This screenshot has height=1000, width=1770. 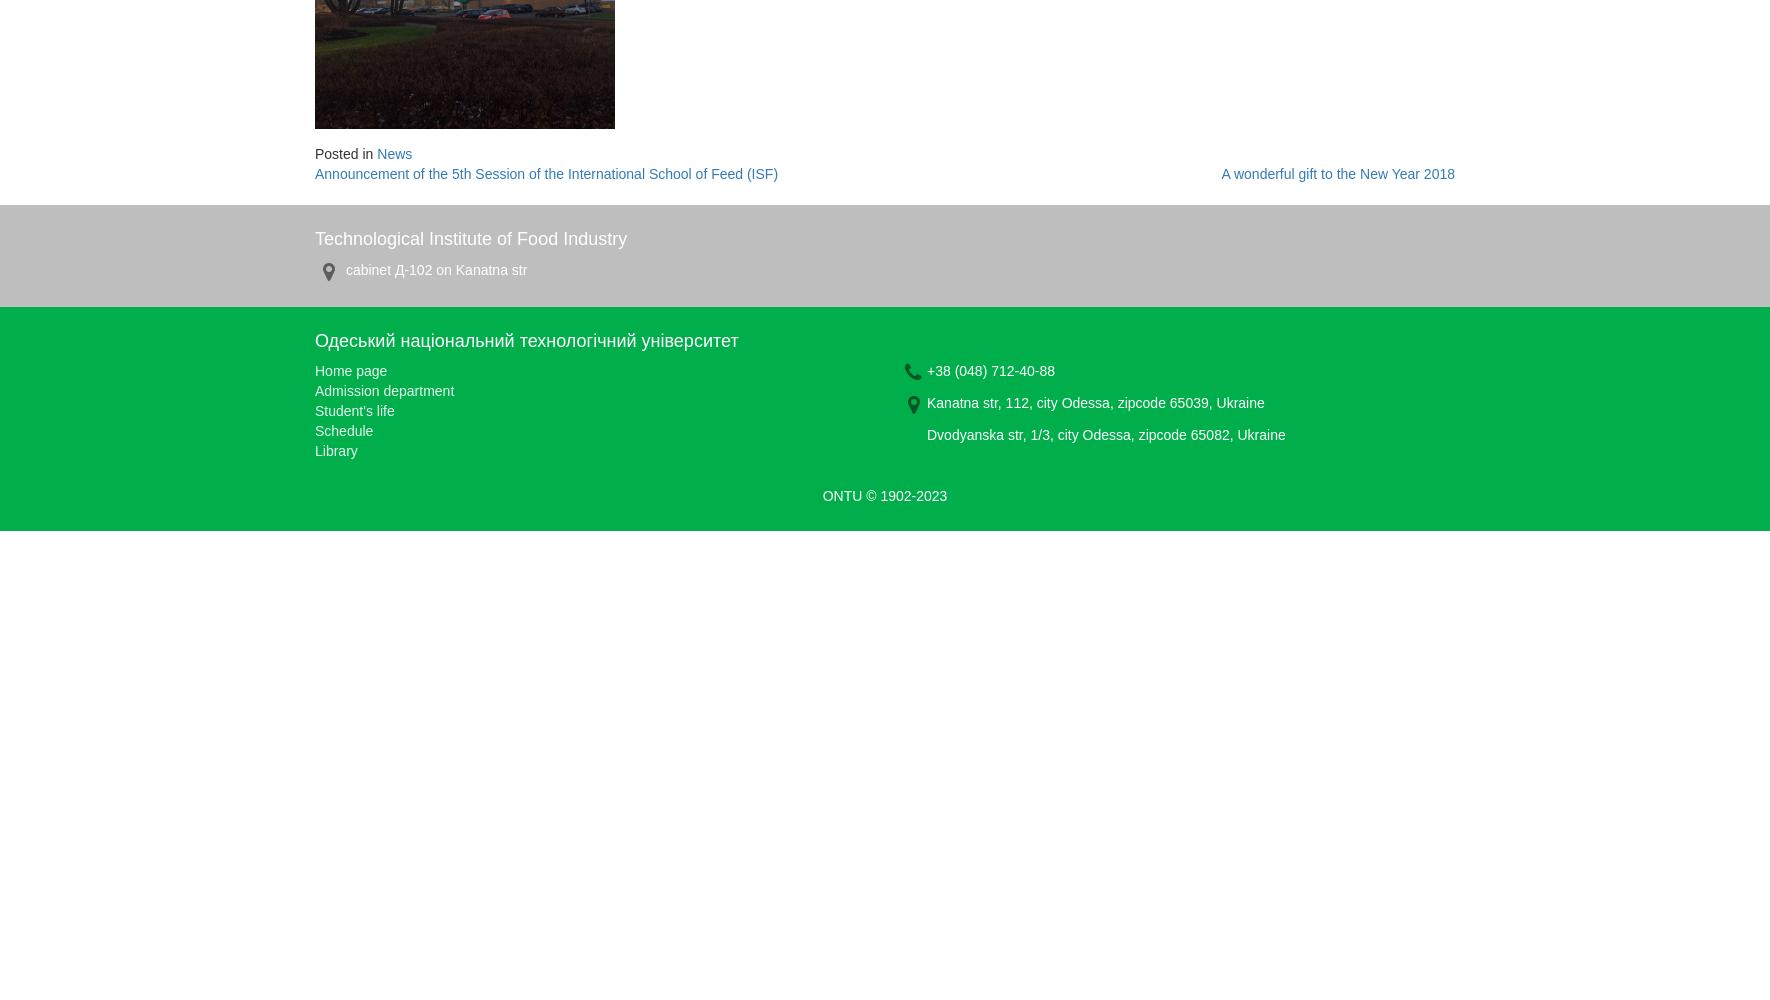 I want to click on '+38 (048) 712-40-88', so click(x=990, y=370).